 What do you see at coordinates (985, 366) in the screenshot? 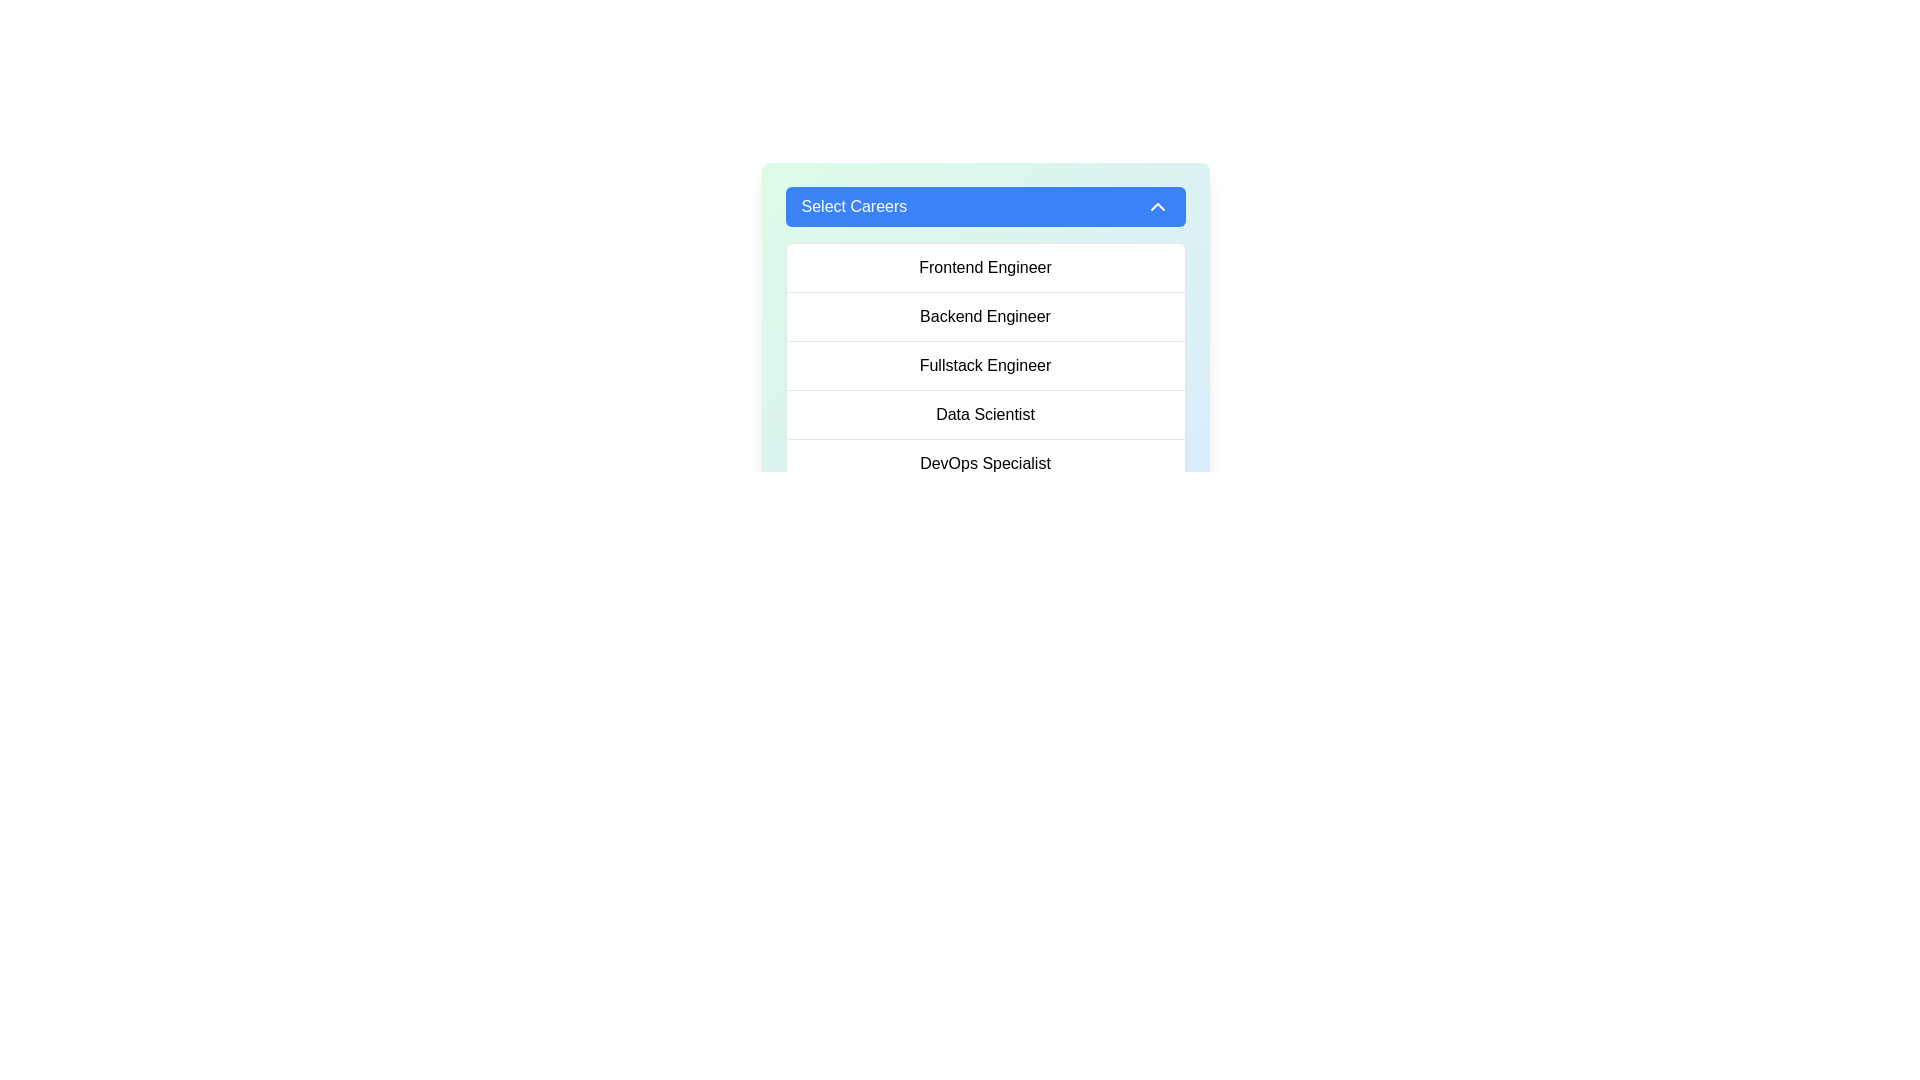
I see `to select the 'Fullstack Engineer' option from the vertical list of careers, which is the third item directly beneath 'Backend Engineer.'` at bounding box center [985, 366].